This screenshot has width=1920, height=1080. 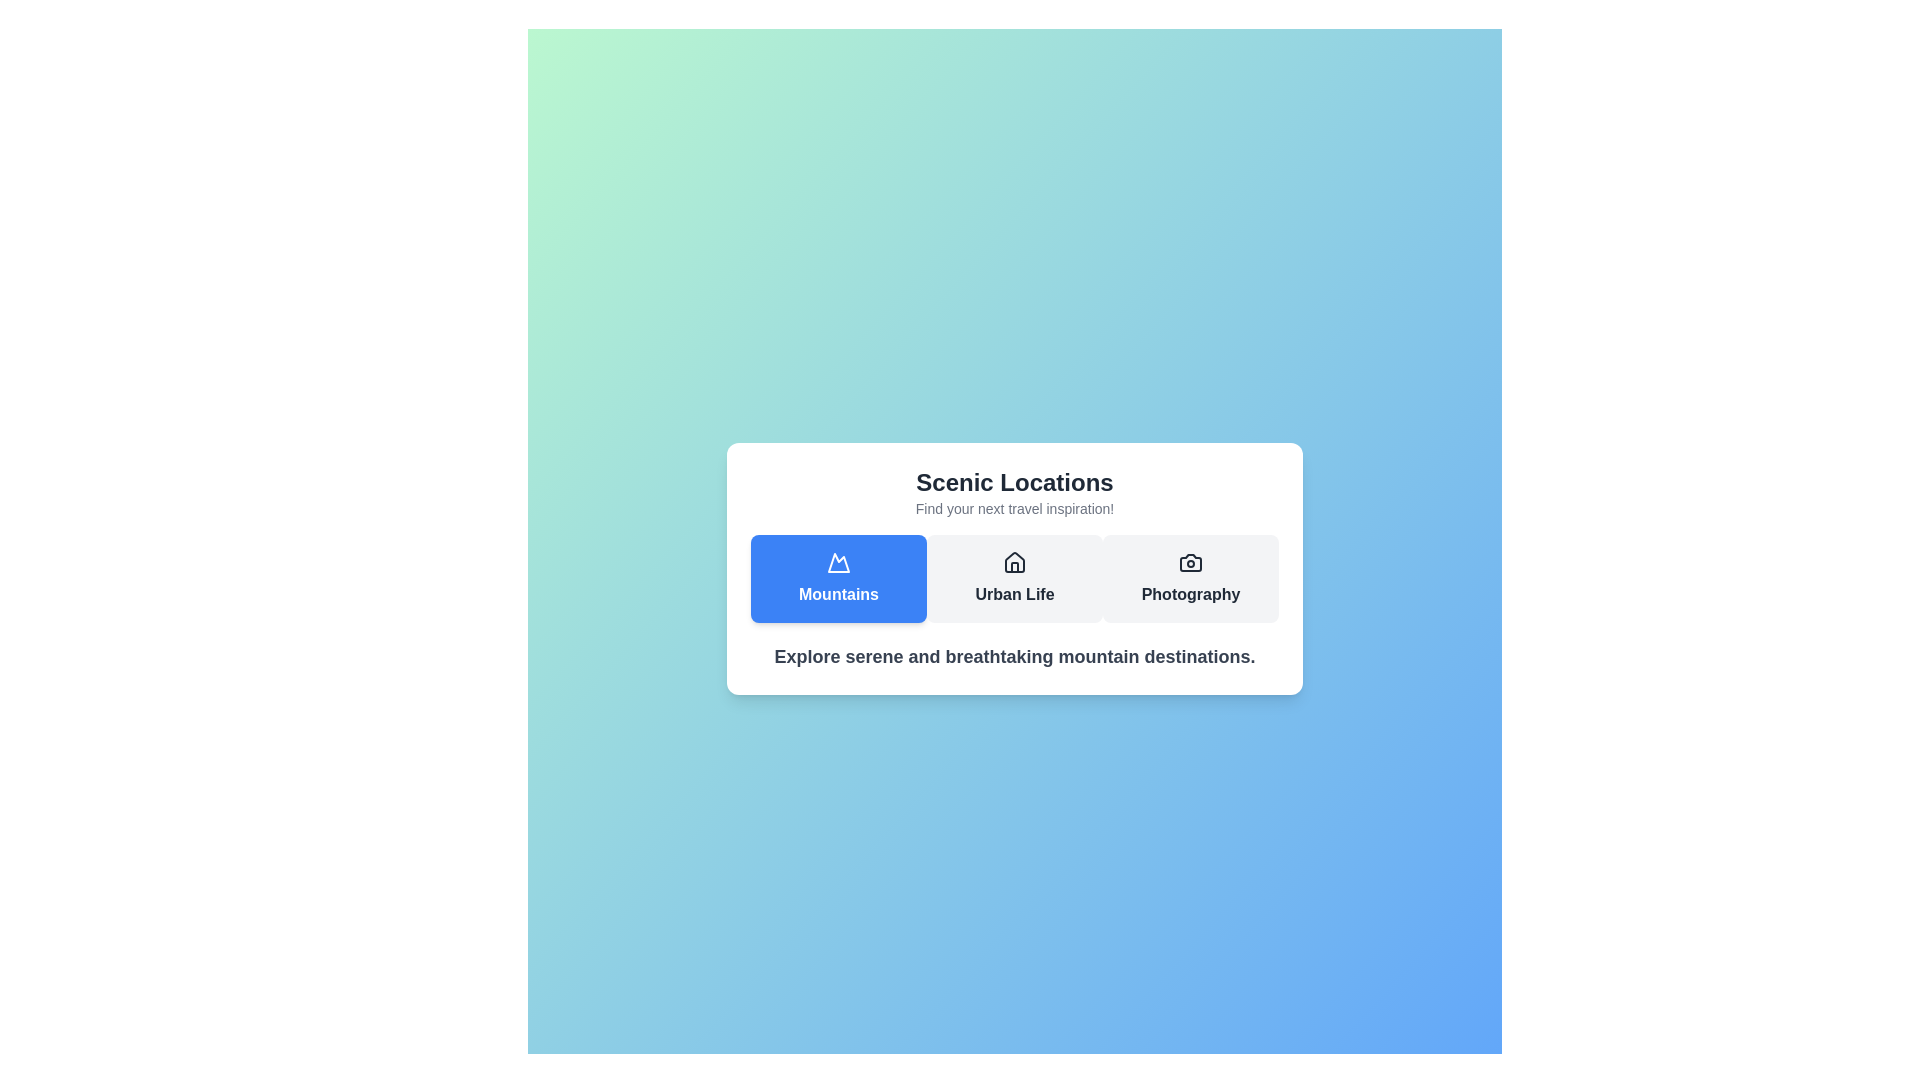 What do you see at coordinates (1014, 578) in the screenshot?
I see `the 'Urban Life' tab to select it` at bounding box center [1014, 578].